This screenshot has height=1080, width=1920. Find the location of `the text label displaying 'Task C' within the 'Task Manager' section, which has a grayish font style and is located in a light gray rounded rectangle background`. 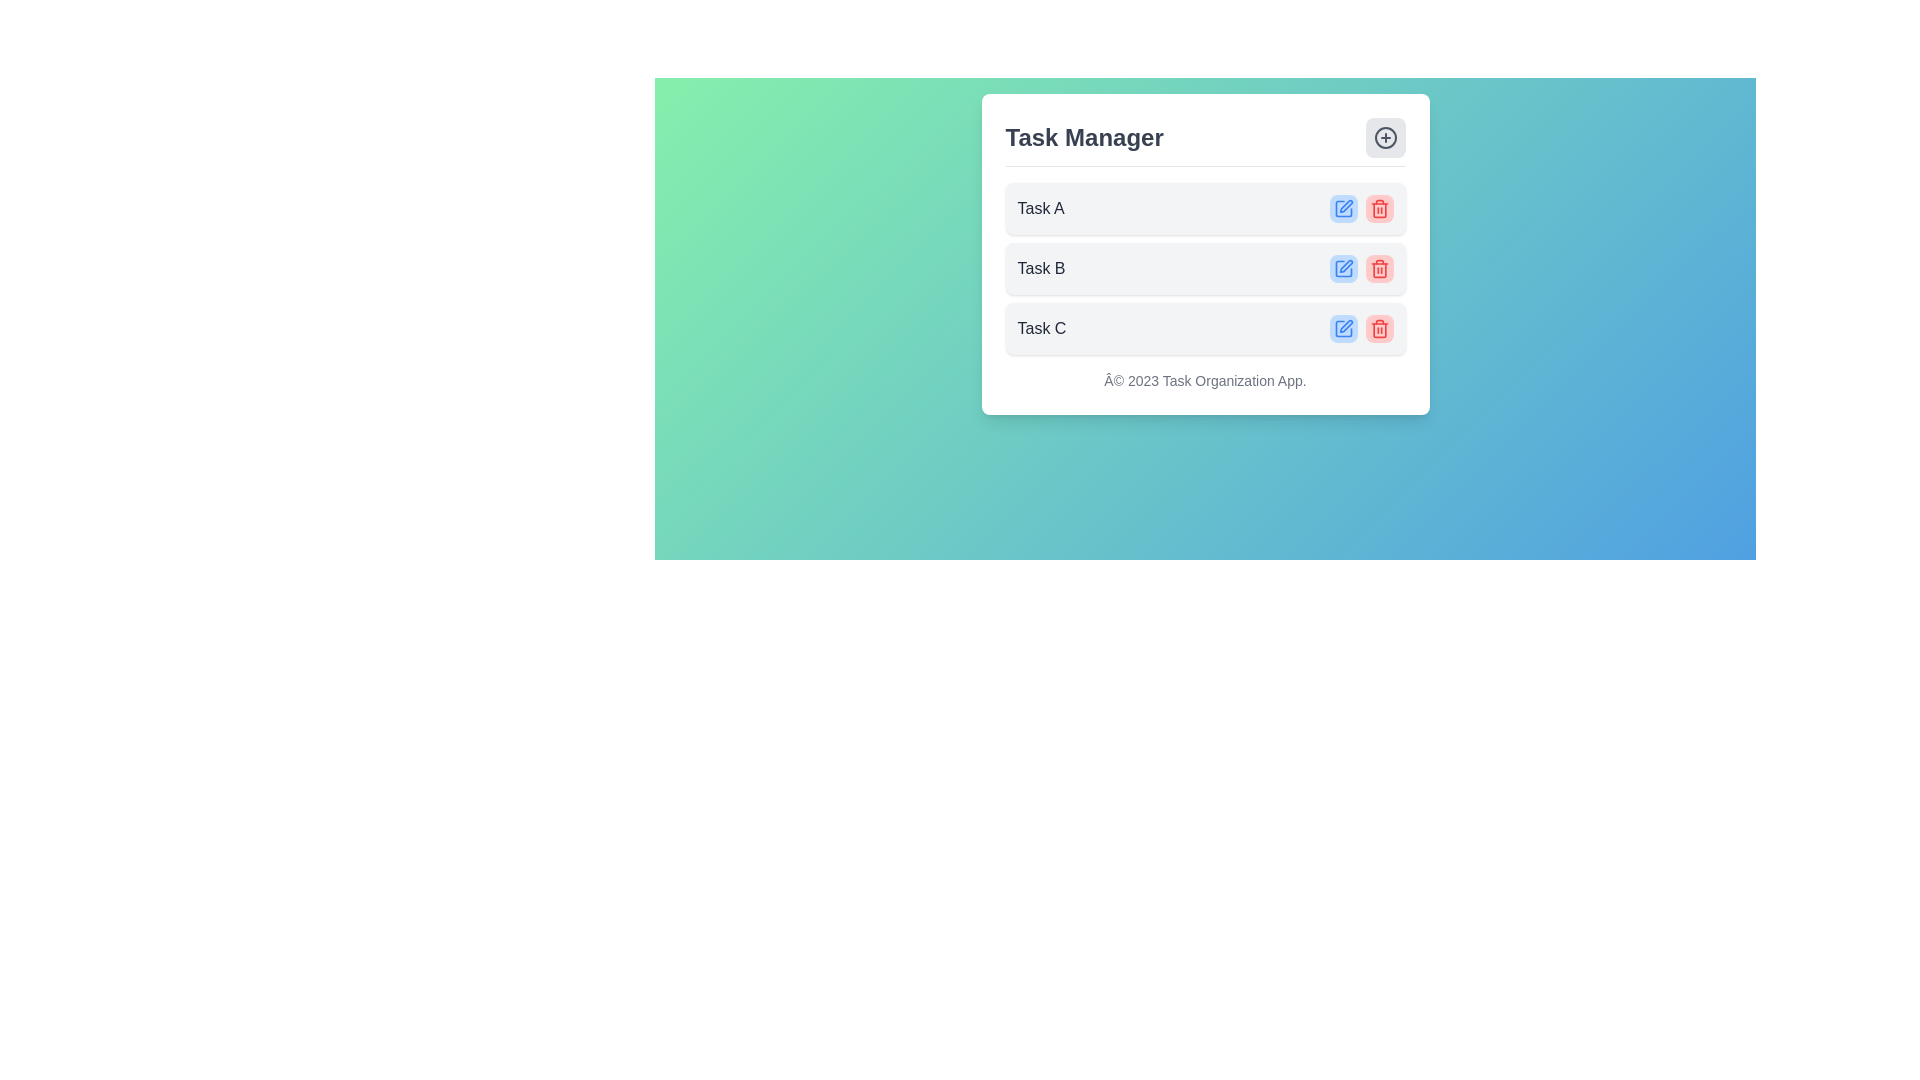

the text label displaying 'Task C' within the 'Task Manager' section, which has a grayish font style and is located in a light gray rounded rectangle background is located at coordinates (1040, 327).